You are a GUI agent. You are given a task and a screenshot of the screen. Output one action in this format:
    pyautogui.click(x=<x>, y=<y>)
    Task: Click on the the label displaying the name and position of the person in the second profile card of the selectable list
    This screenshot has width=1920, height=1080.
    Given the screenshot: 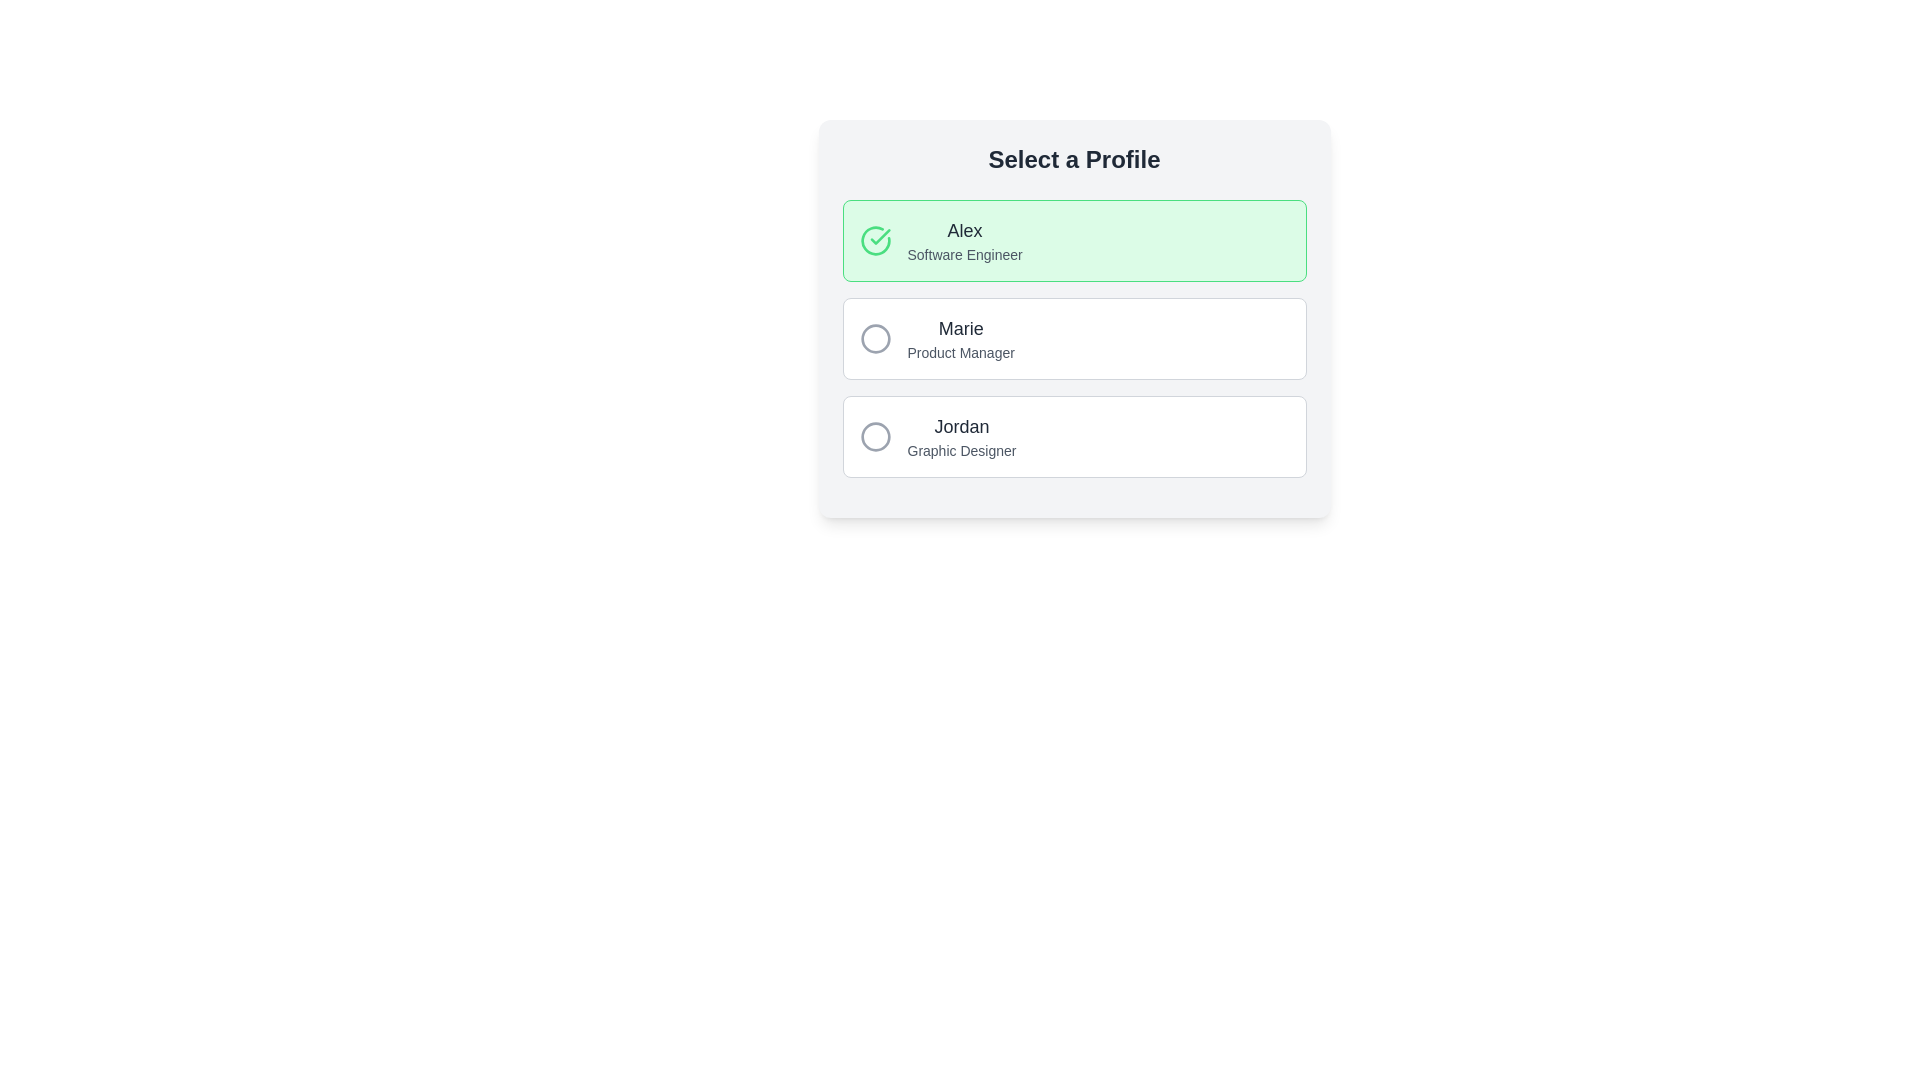 What is the action you would take?
    pyautogui.click(x=961, y=338)
    